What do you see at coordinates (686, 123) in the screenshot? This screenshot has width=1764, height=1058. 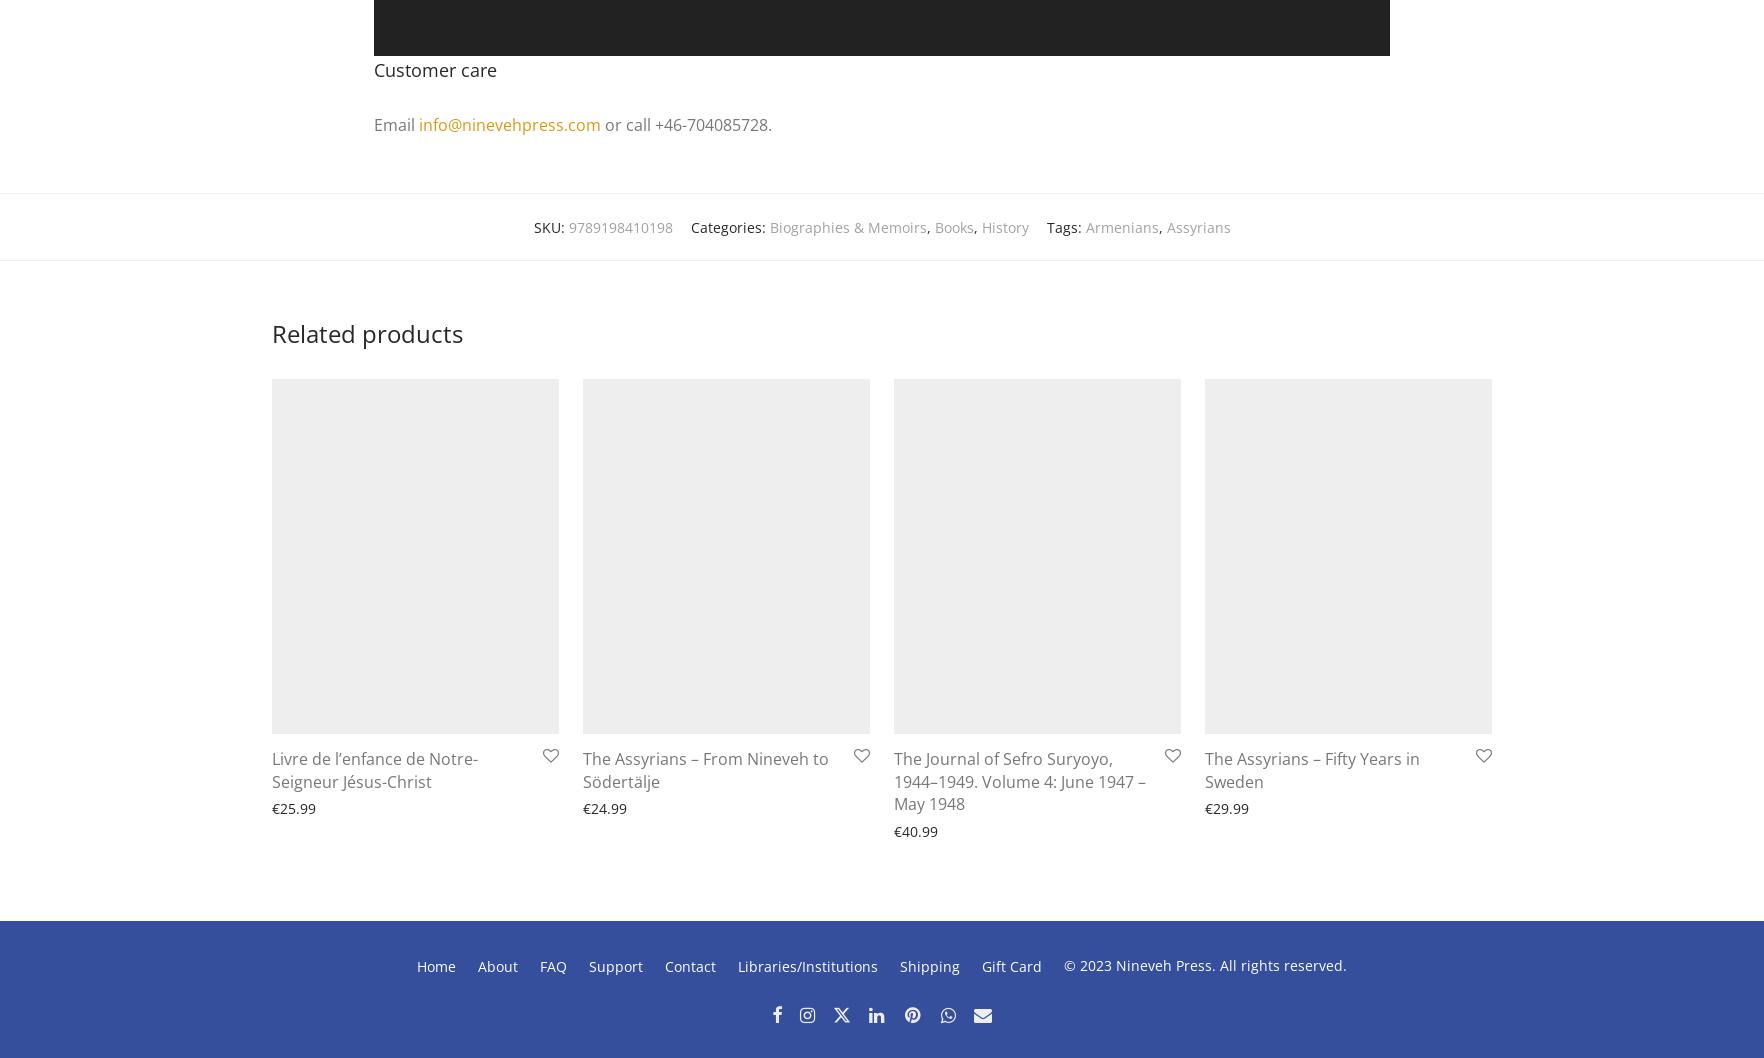 I see `'or call +46-704085728.'` at bounding box center [686, 123].